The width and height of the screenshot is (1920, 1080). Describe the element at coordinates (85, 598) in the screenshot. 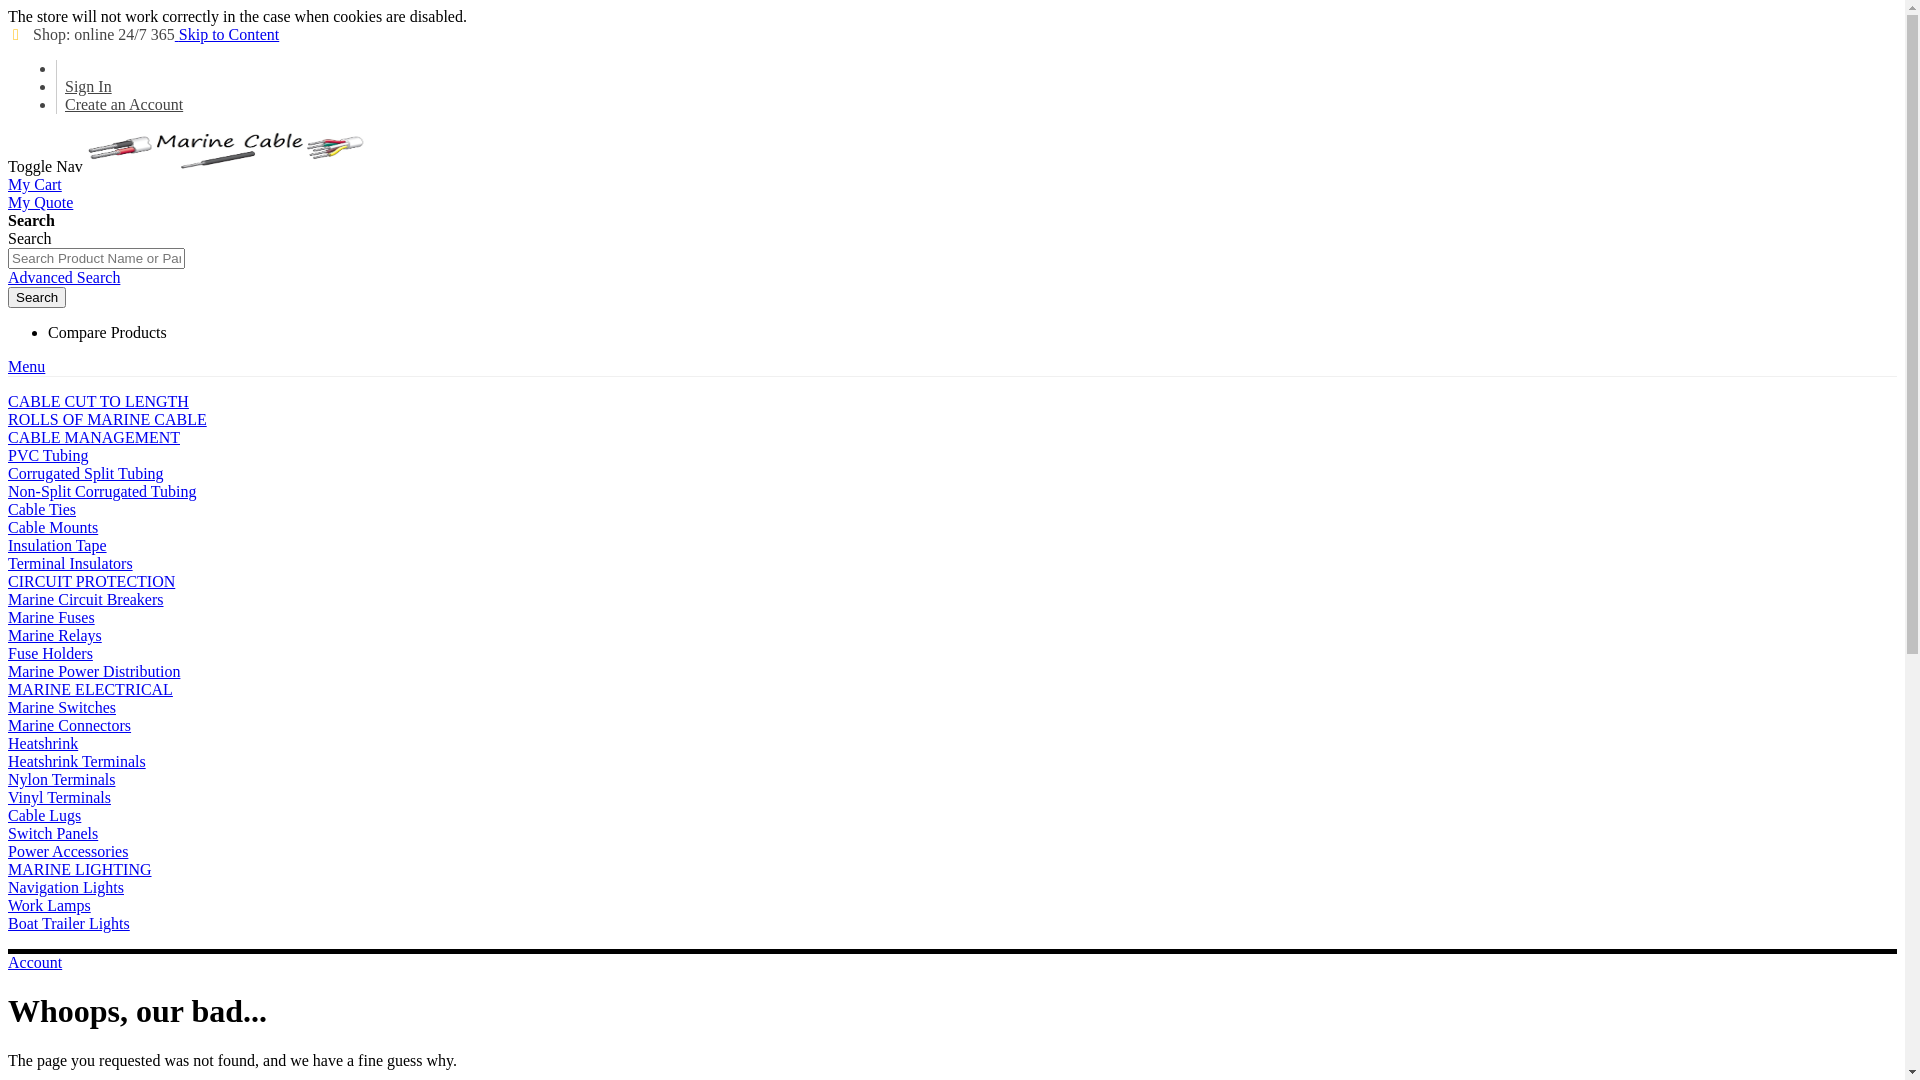

I see `'Marine Circuit Breakers'` at that location.